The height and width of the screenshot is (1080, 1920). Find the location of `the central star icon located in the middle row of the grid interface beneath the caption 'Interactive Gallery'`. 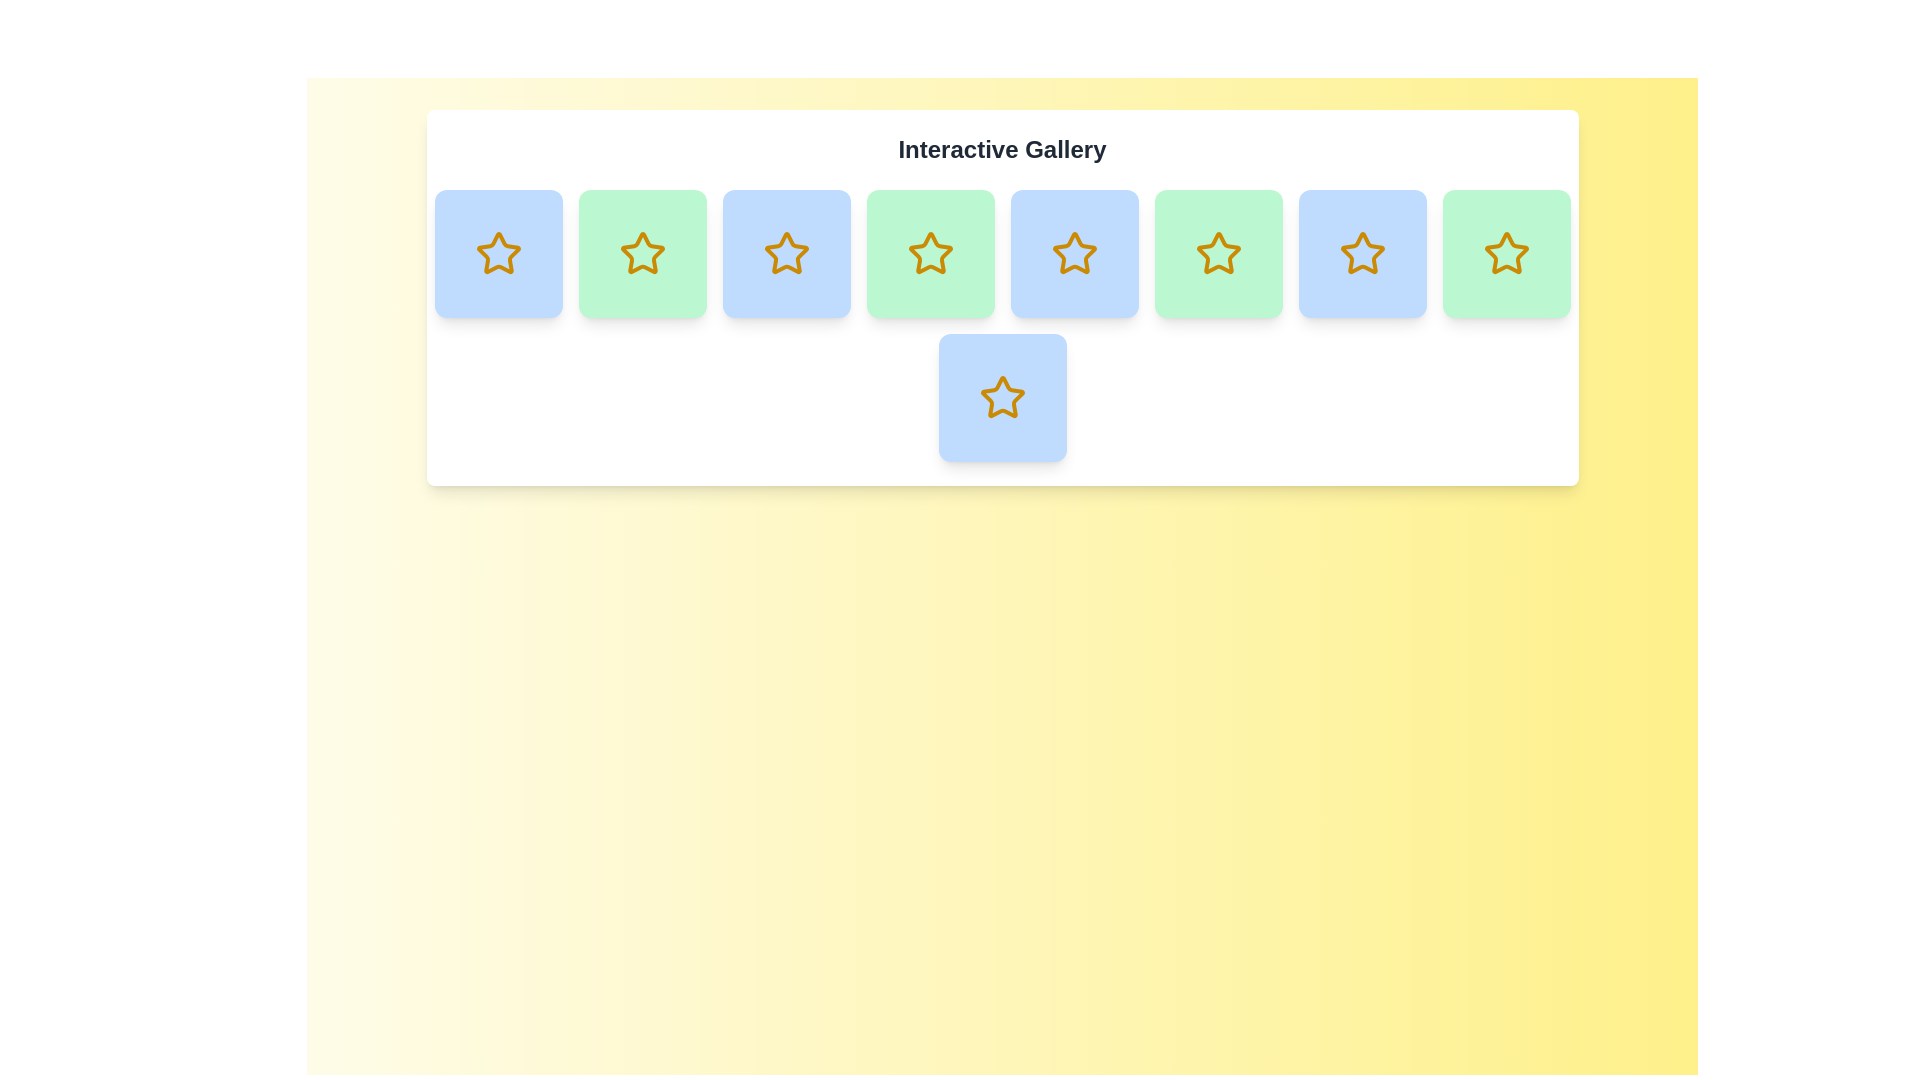

the central star icon located in the middle row of the grid interface beneath the caption 'Interactive Gallery' is located at coordinates (1002, 397).